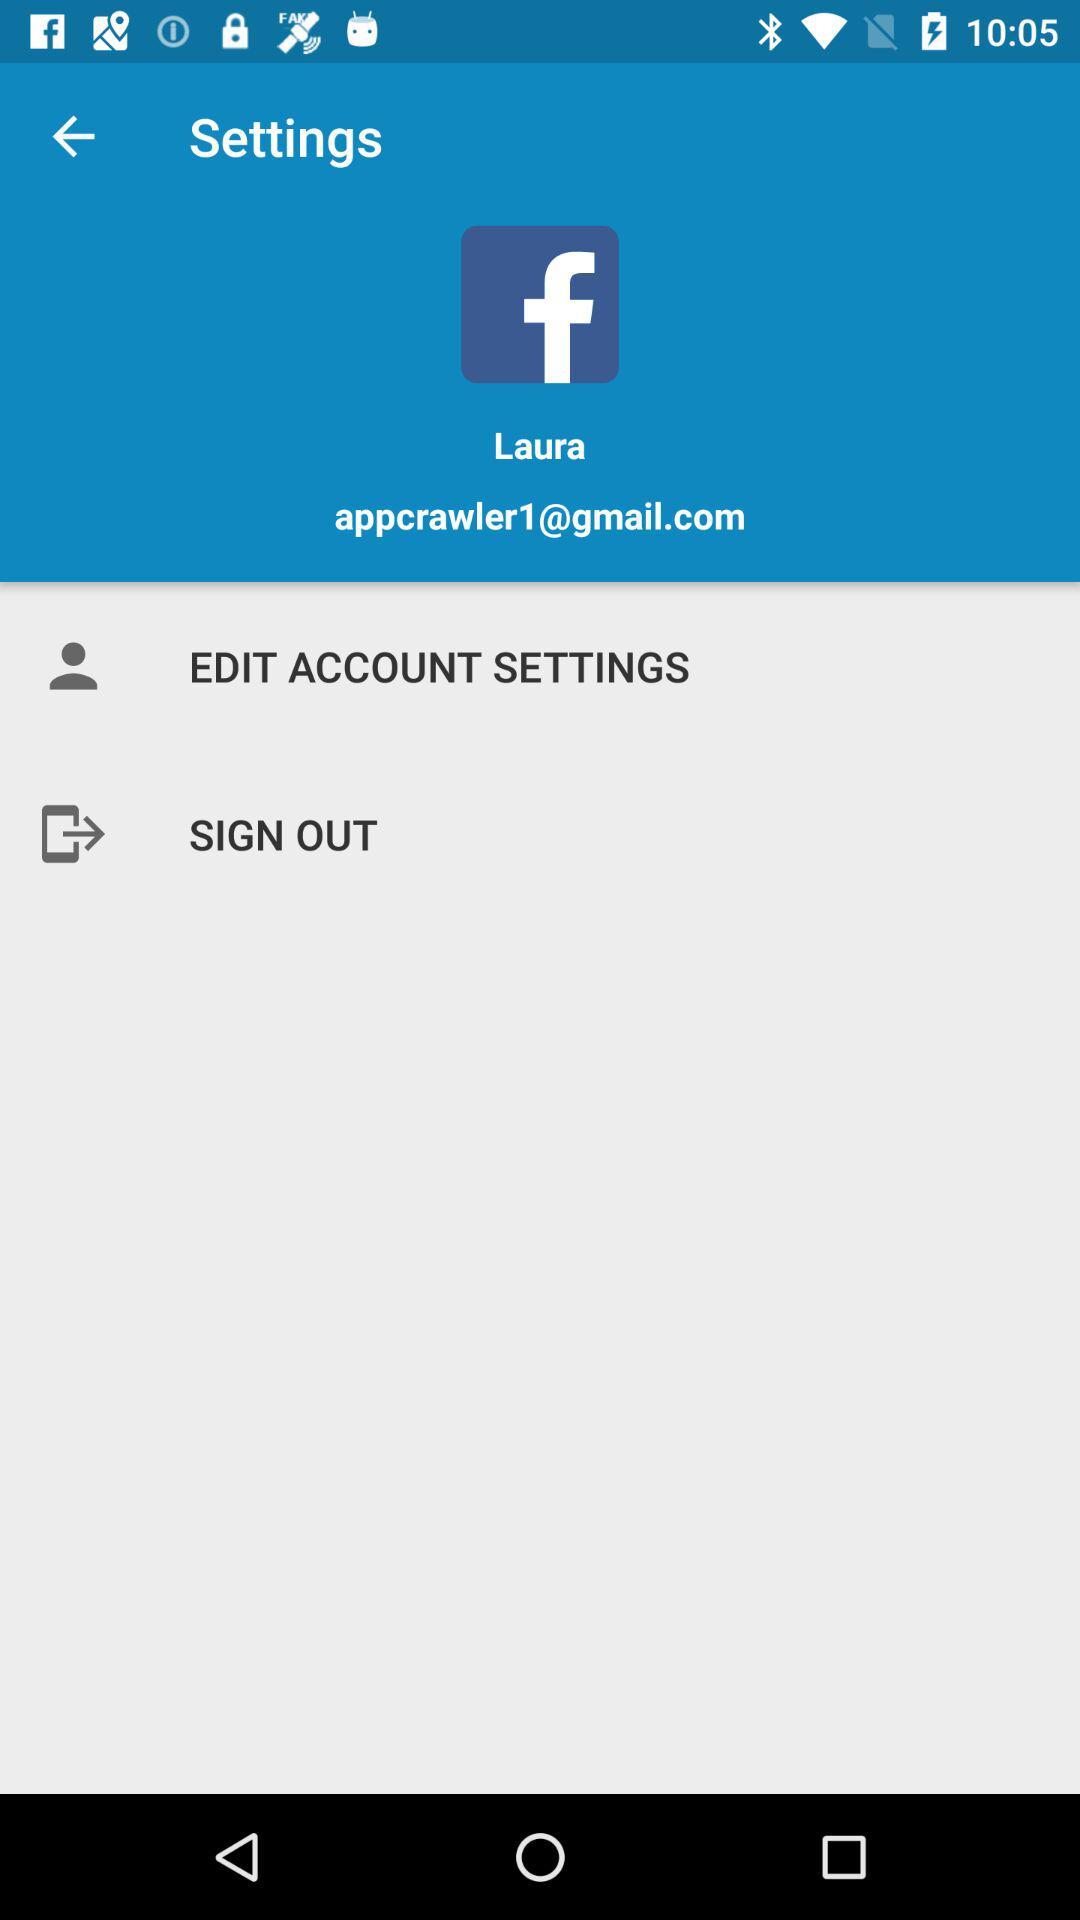 The height and width of the screenshot is (1920, 1080). What do you see at coordinates (72, 135) in the screenshot?
I see `the icon to the left of the settings item` at bounding box center [72, 135].